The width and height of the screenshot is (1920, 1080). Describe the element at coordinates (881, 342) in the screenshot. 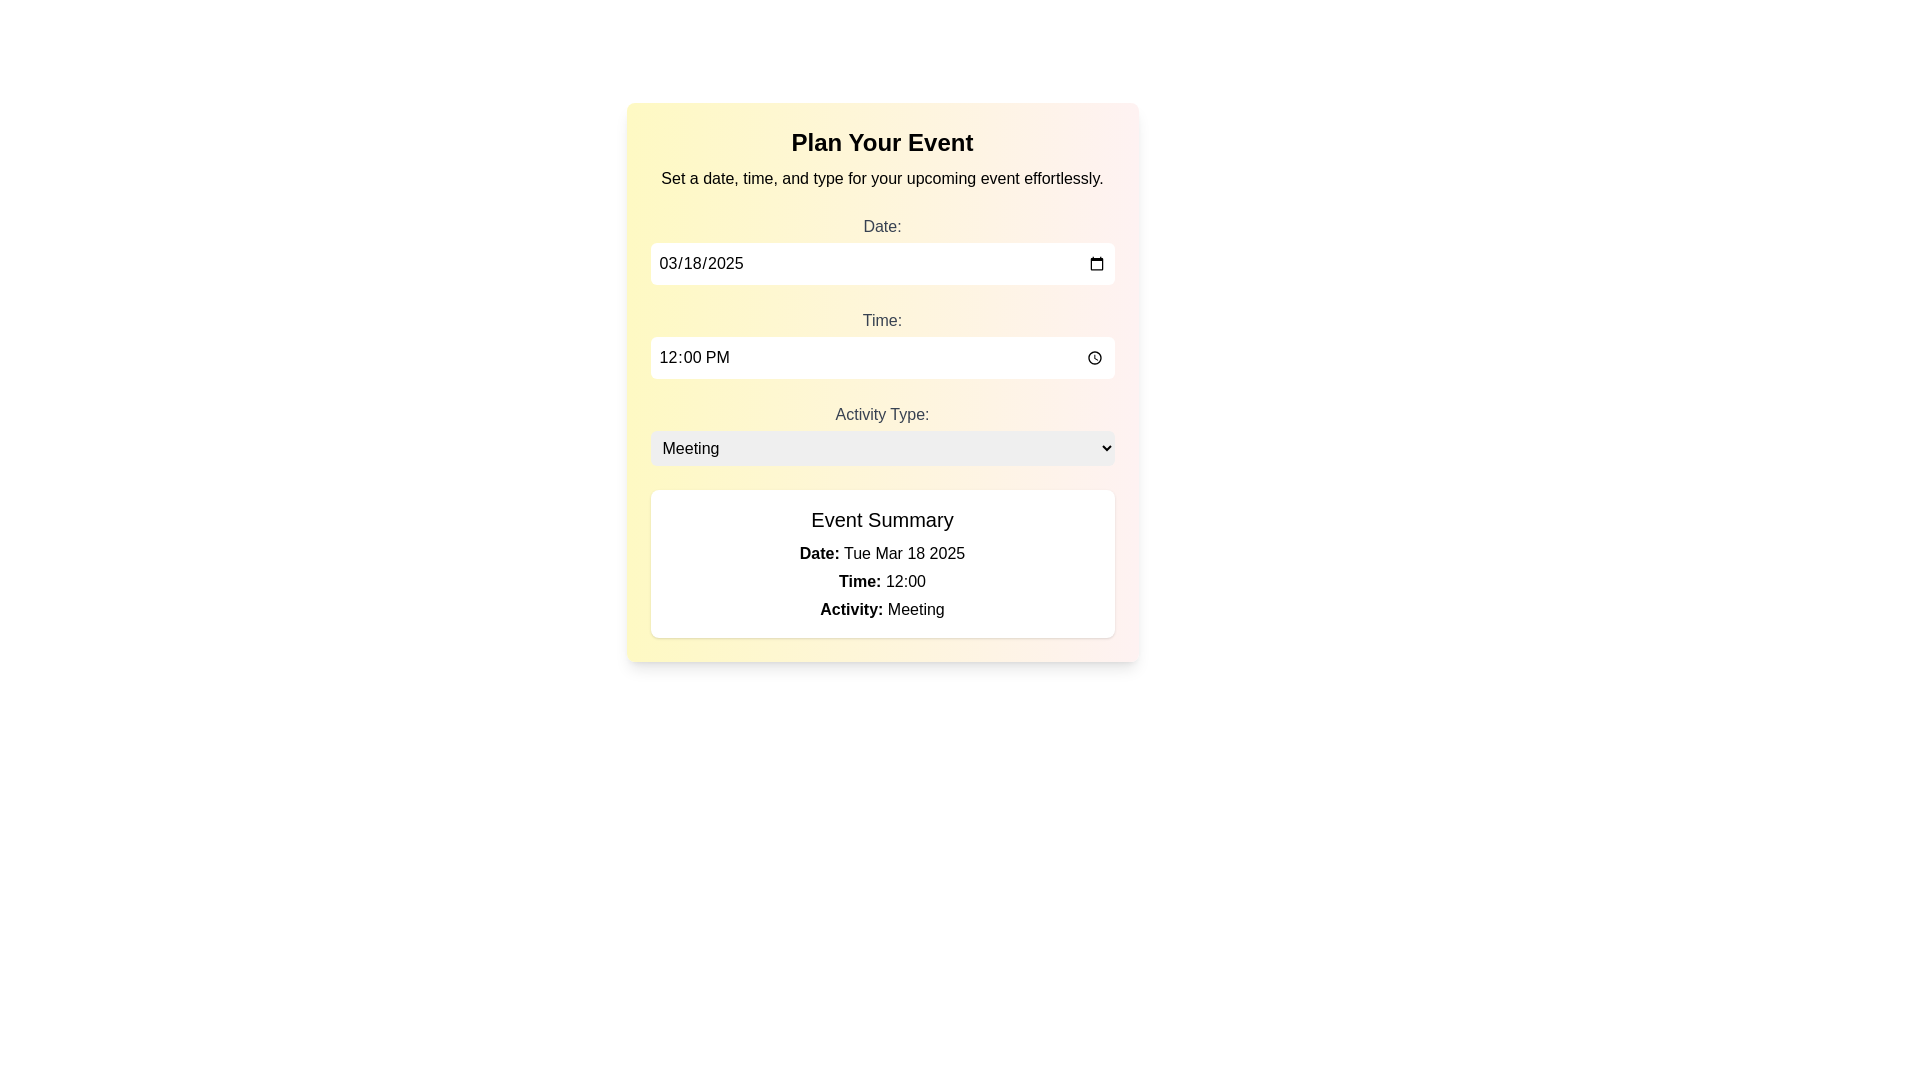

I see `time from the time picker in the Time input field labeled 'Time:', which is the second input field in the panel, located beneath the 'Date:' field` at that location.